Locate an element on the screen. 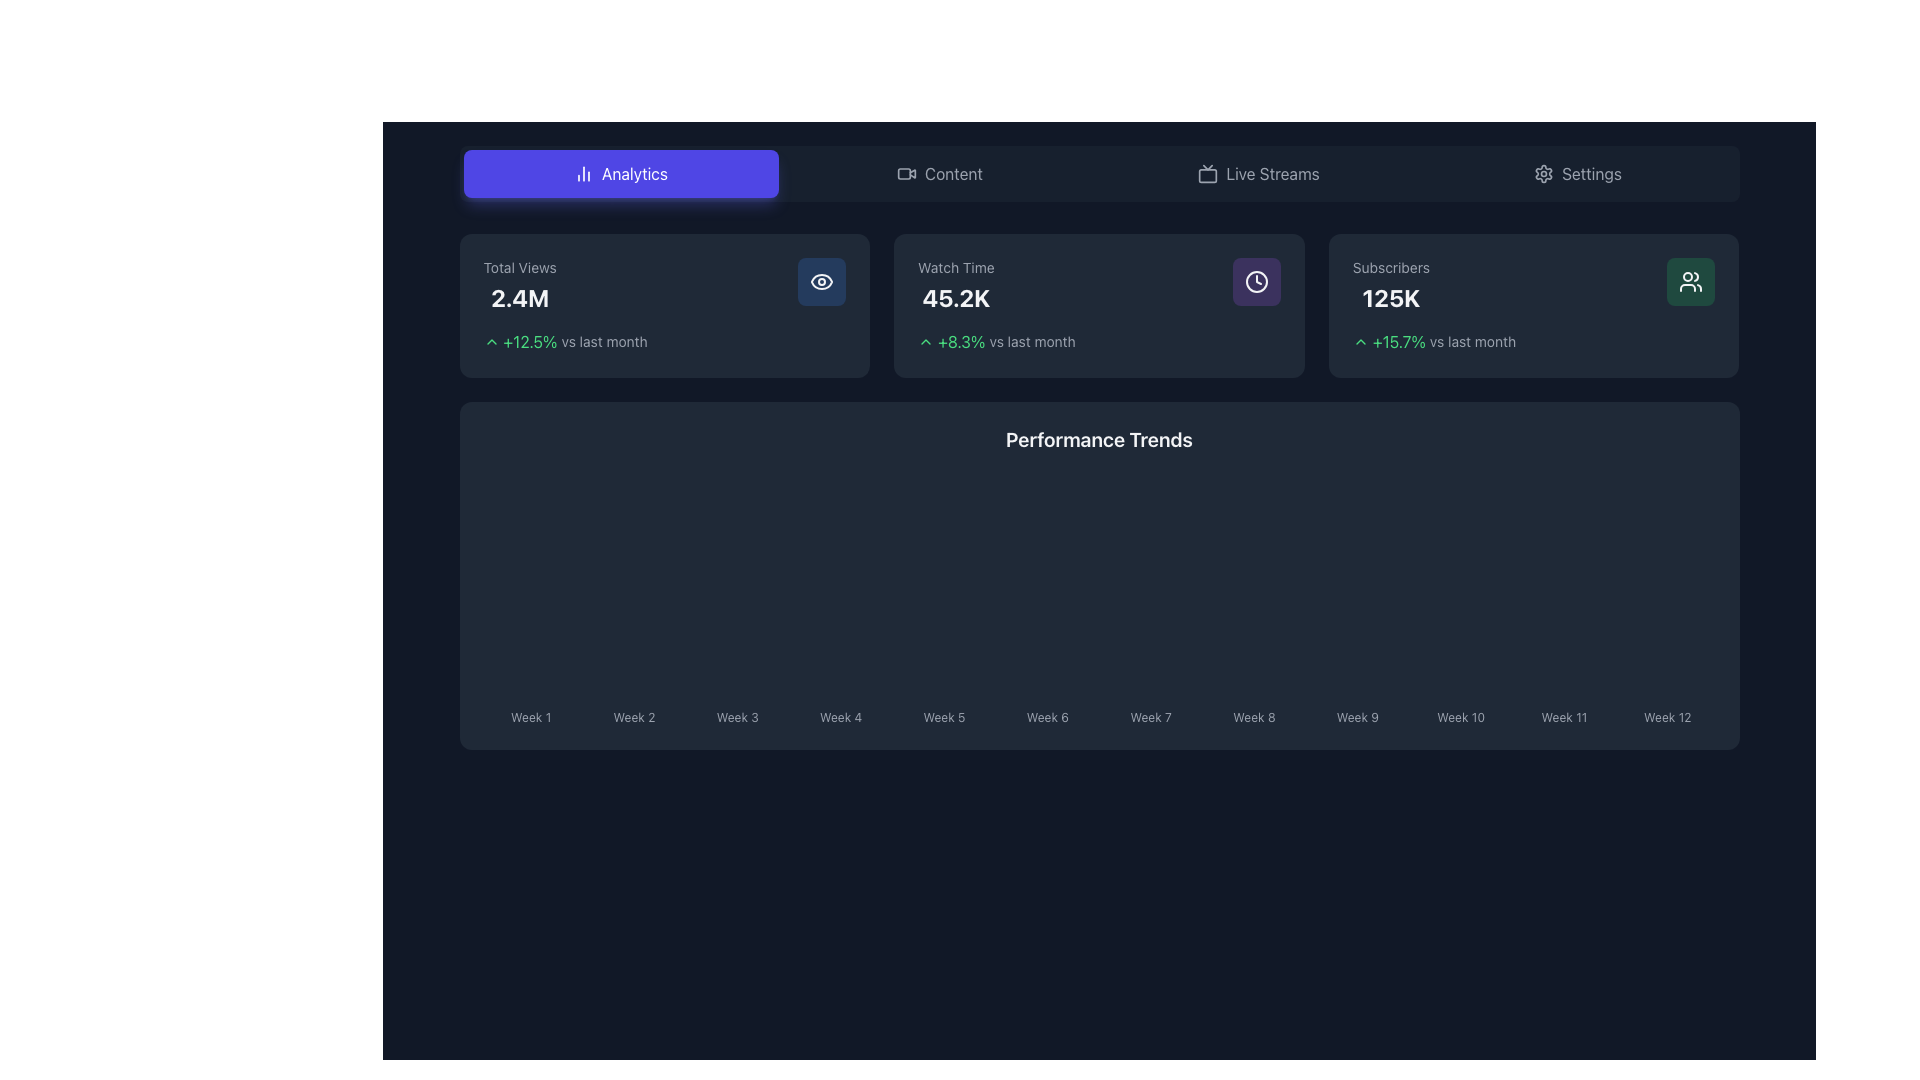 The height and width of the screenshot is (1080, 1920). the static text label displaying 'Week 6', which is the sixth item in a horizontal list beneath the 'Performance Trends' heading is located at coordinates (1046, 716).